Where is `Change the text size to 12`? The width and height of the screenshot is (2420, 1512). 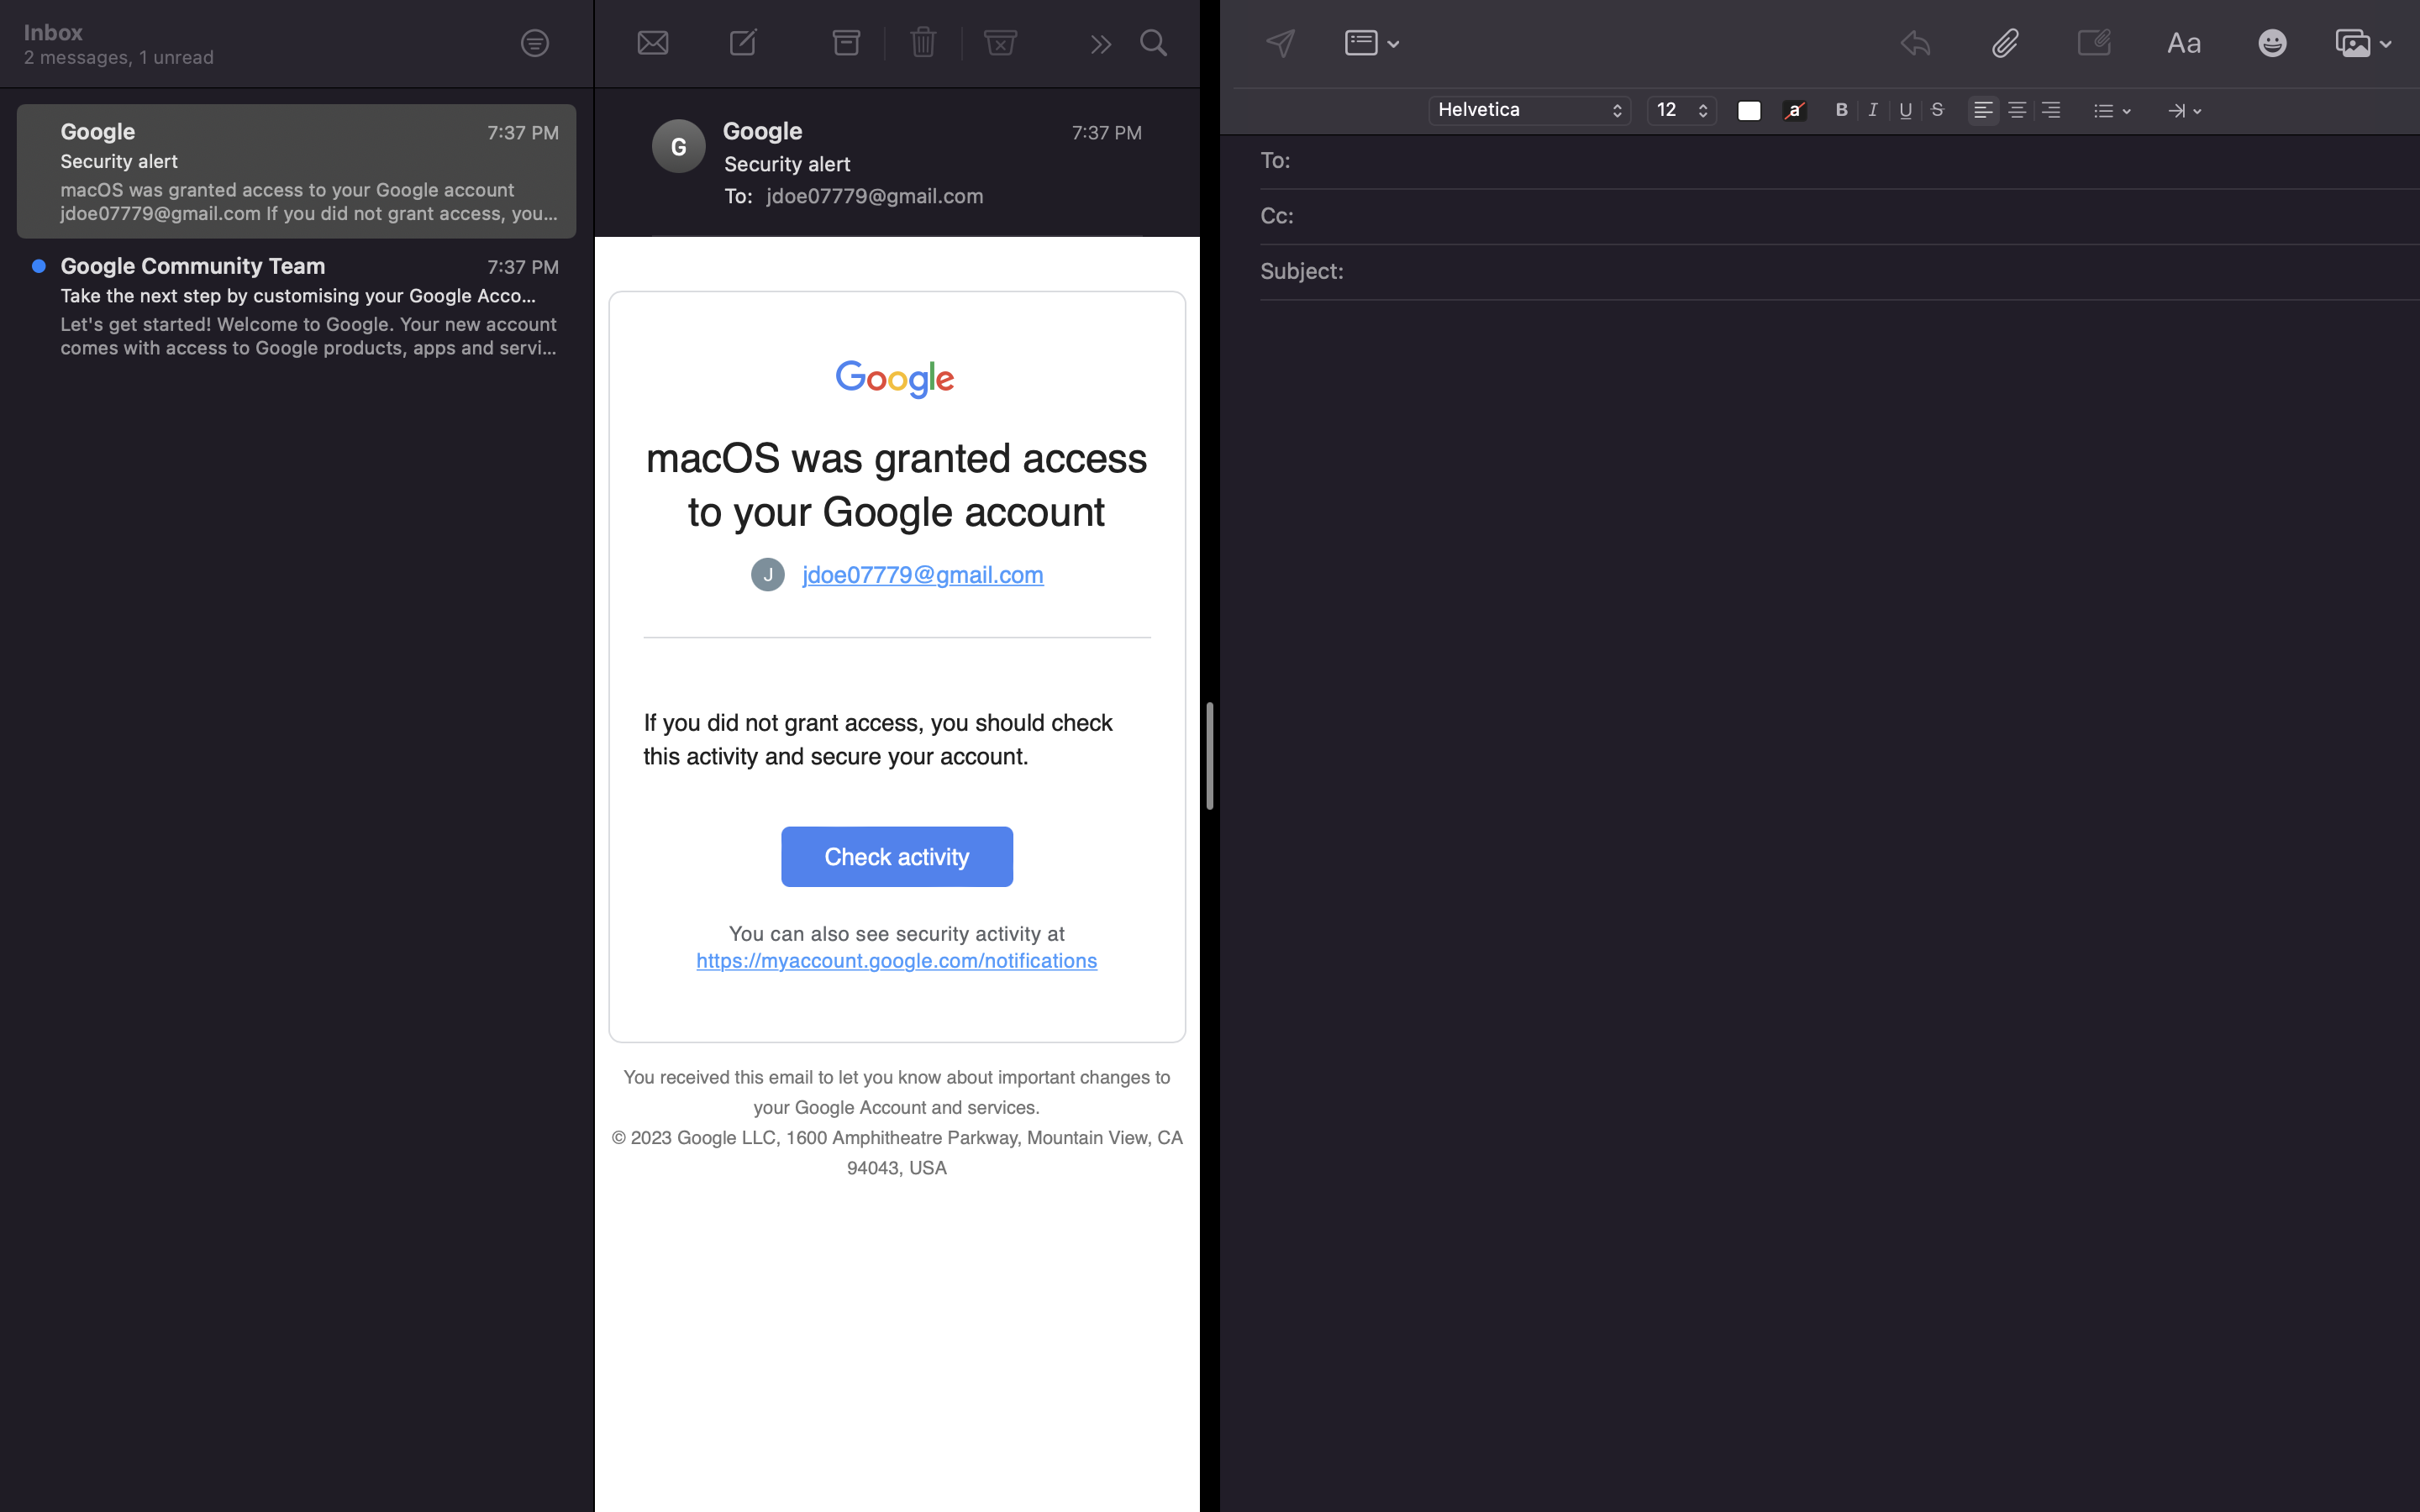 Change the text size to 12 is located at coordinates (1681, 111).